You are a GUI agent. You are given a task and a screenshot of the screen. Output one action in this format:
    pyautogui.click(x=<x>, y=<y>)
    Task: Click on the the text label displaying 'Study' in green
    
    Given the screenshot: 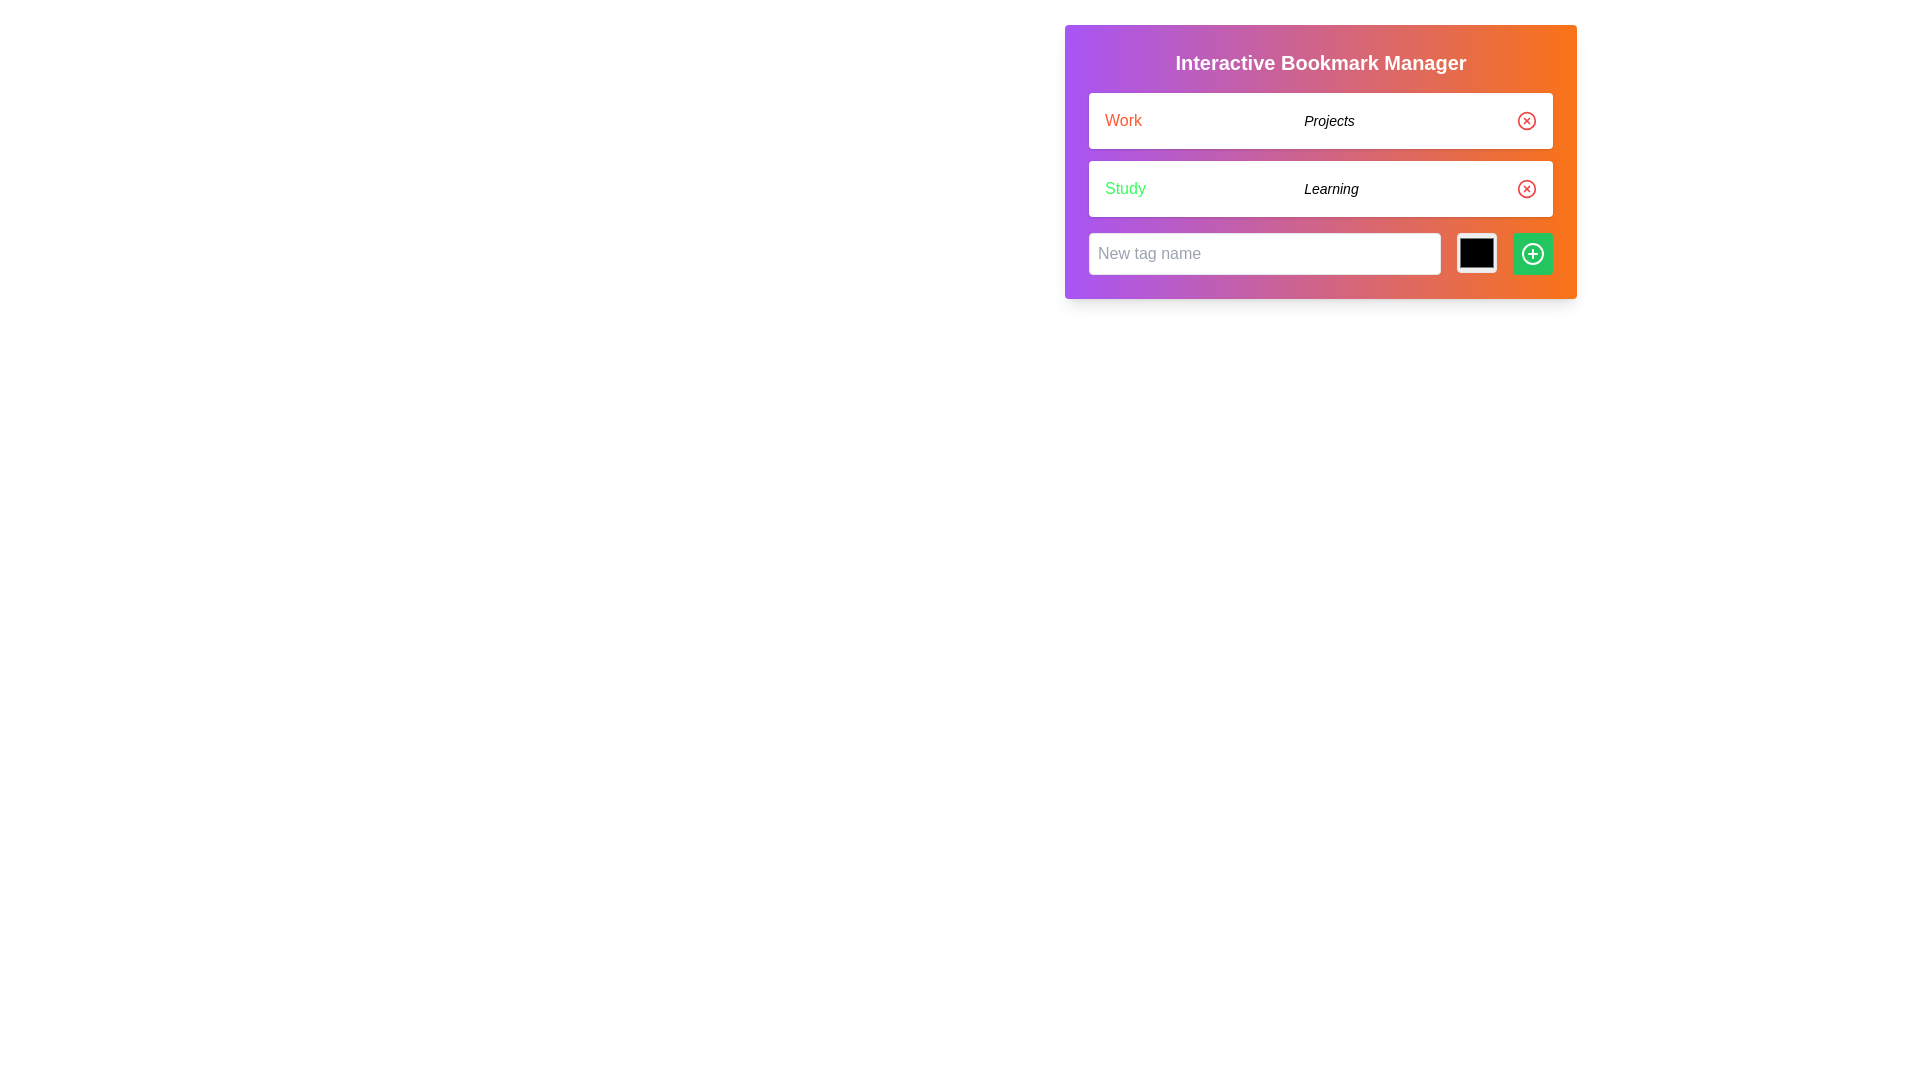 What is the action you would take?
    pyautogui.click(x=1125, y=189)
    